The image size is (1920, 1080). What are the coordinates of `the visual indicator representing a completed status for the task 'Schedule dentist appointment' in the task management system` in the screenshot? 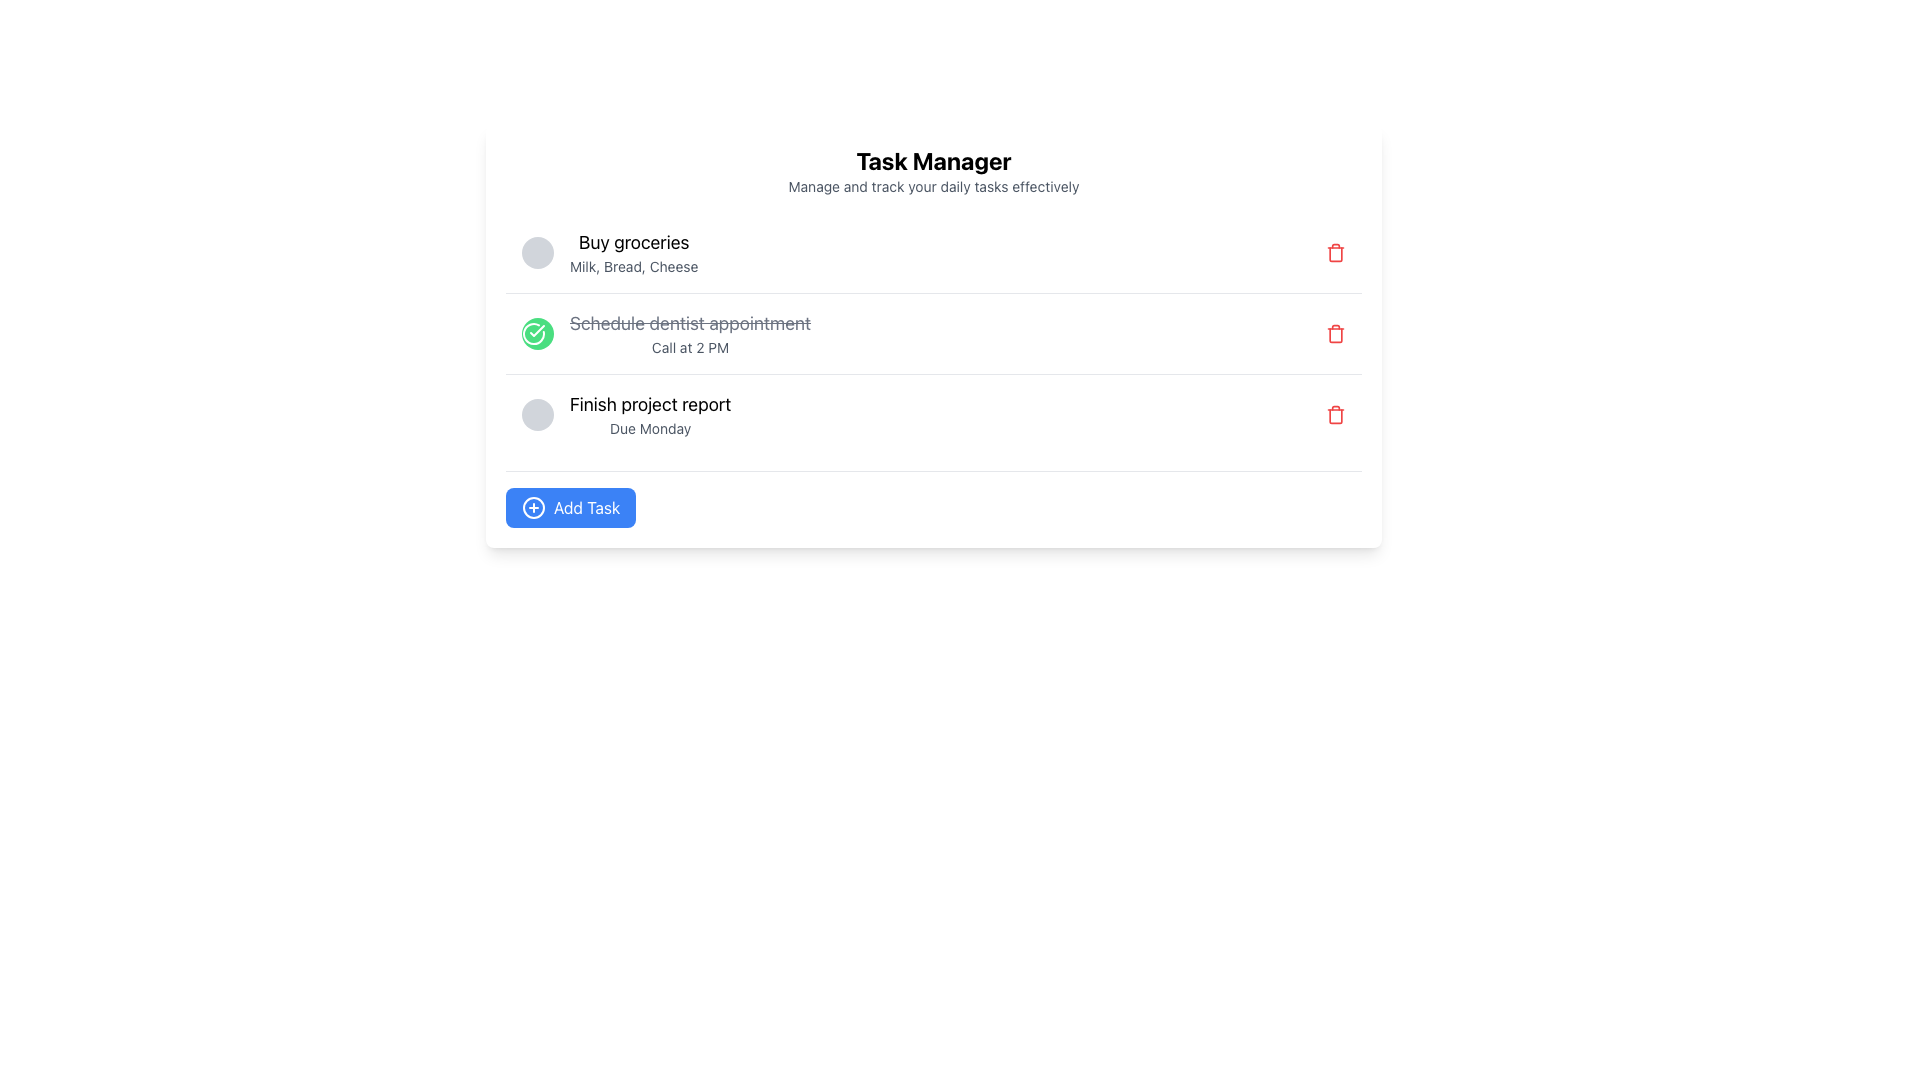 It's located at (533, 333).